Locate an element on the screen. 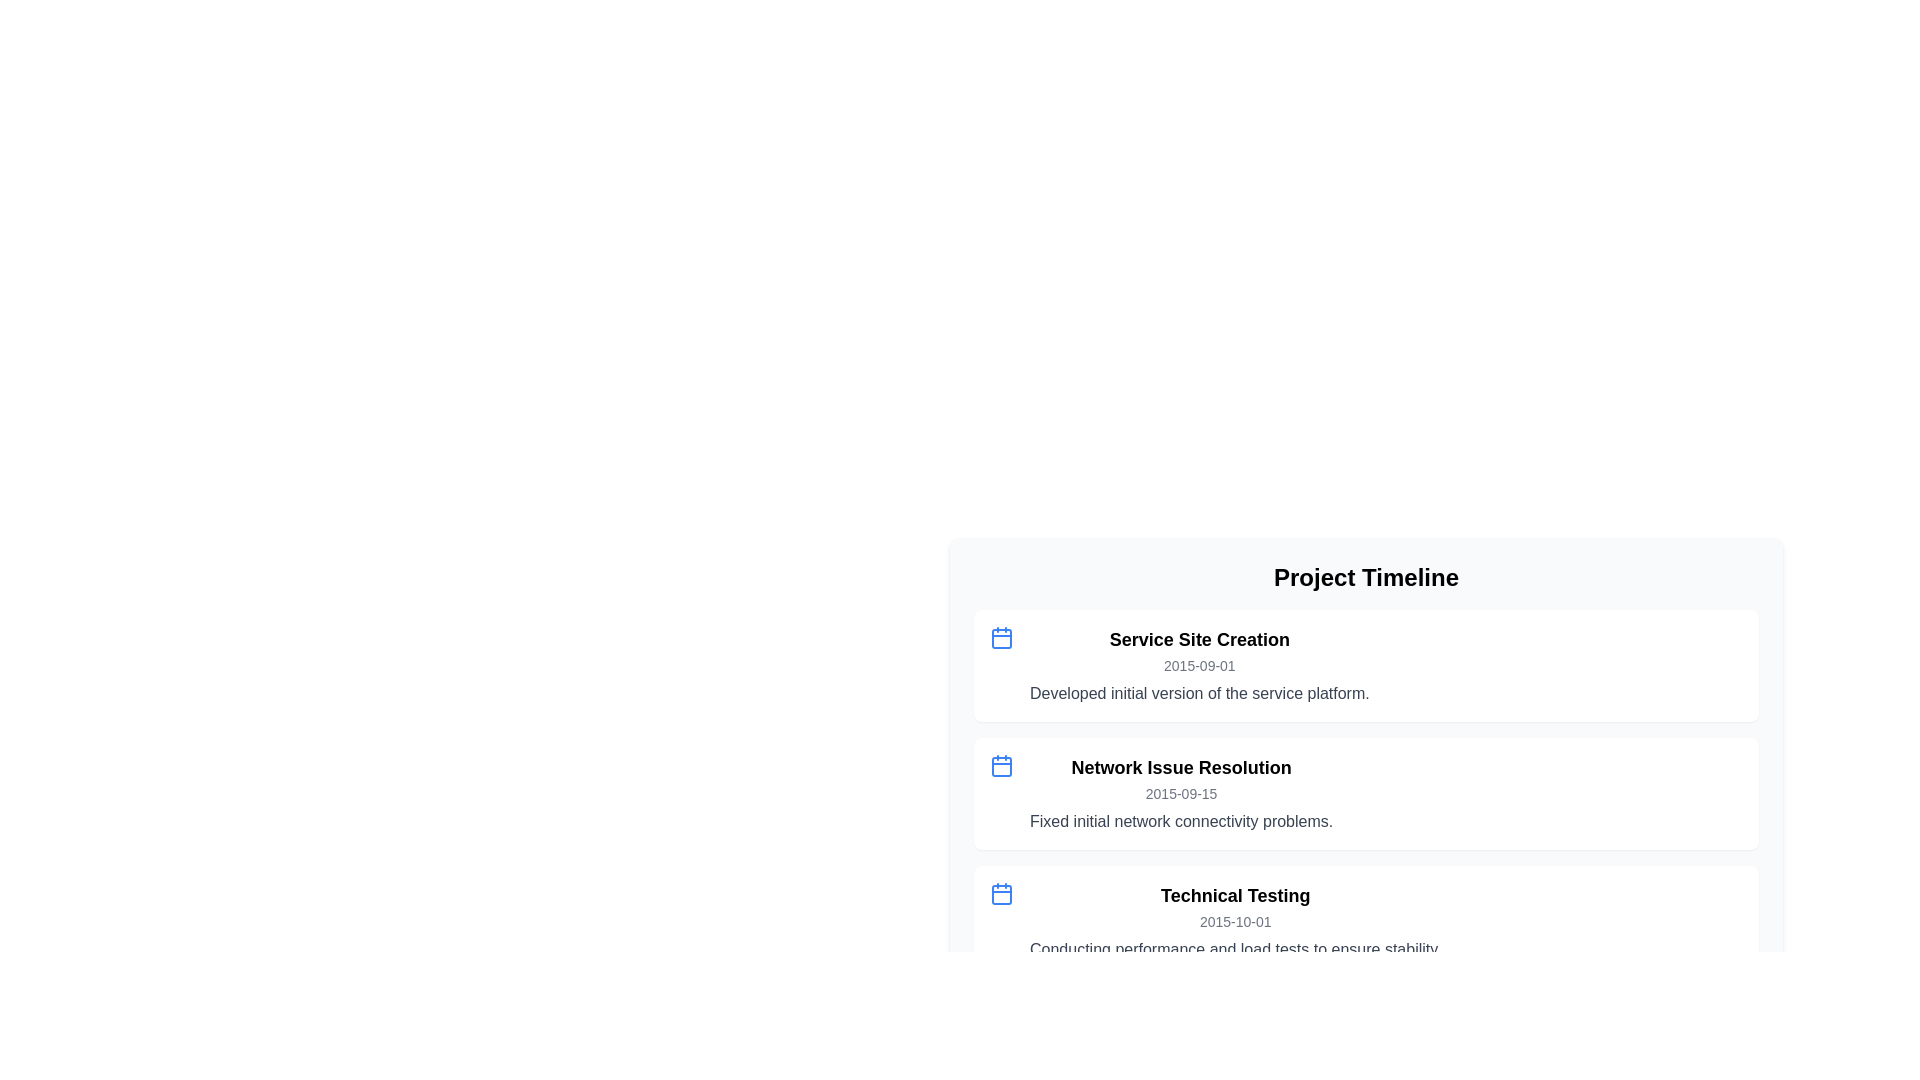 This screenshot has width=1920, height=1080. the second informational card in the 'Project Timeline' section, which summarizes a project milestone or issue description is located at coordinates (1365, 793).